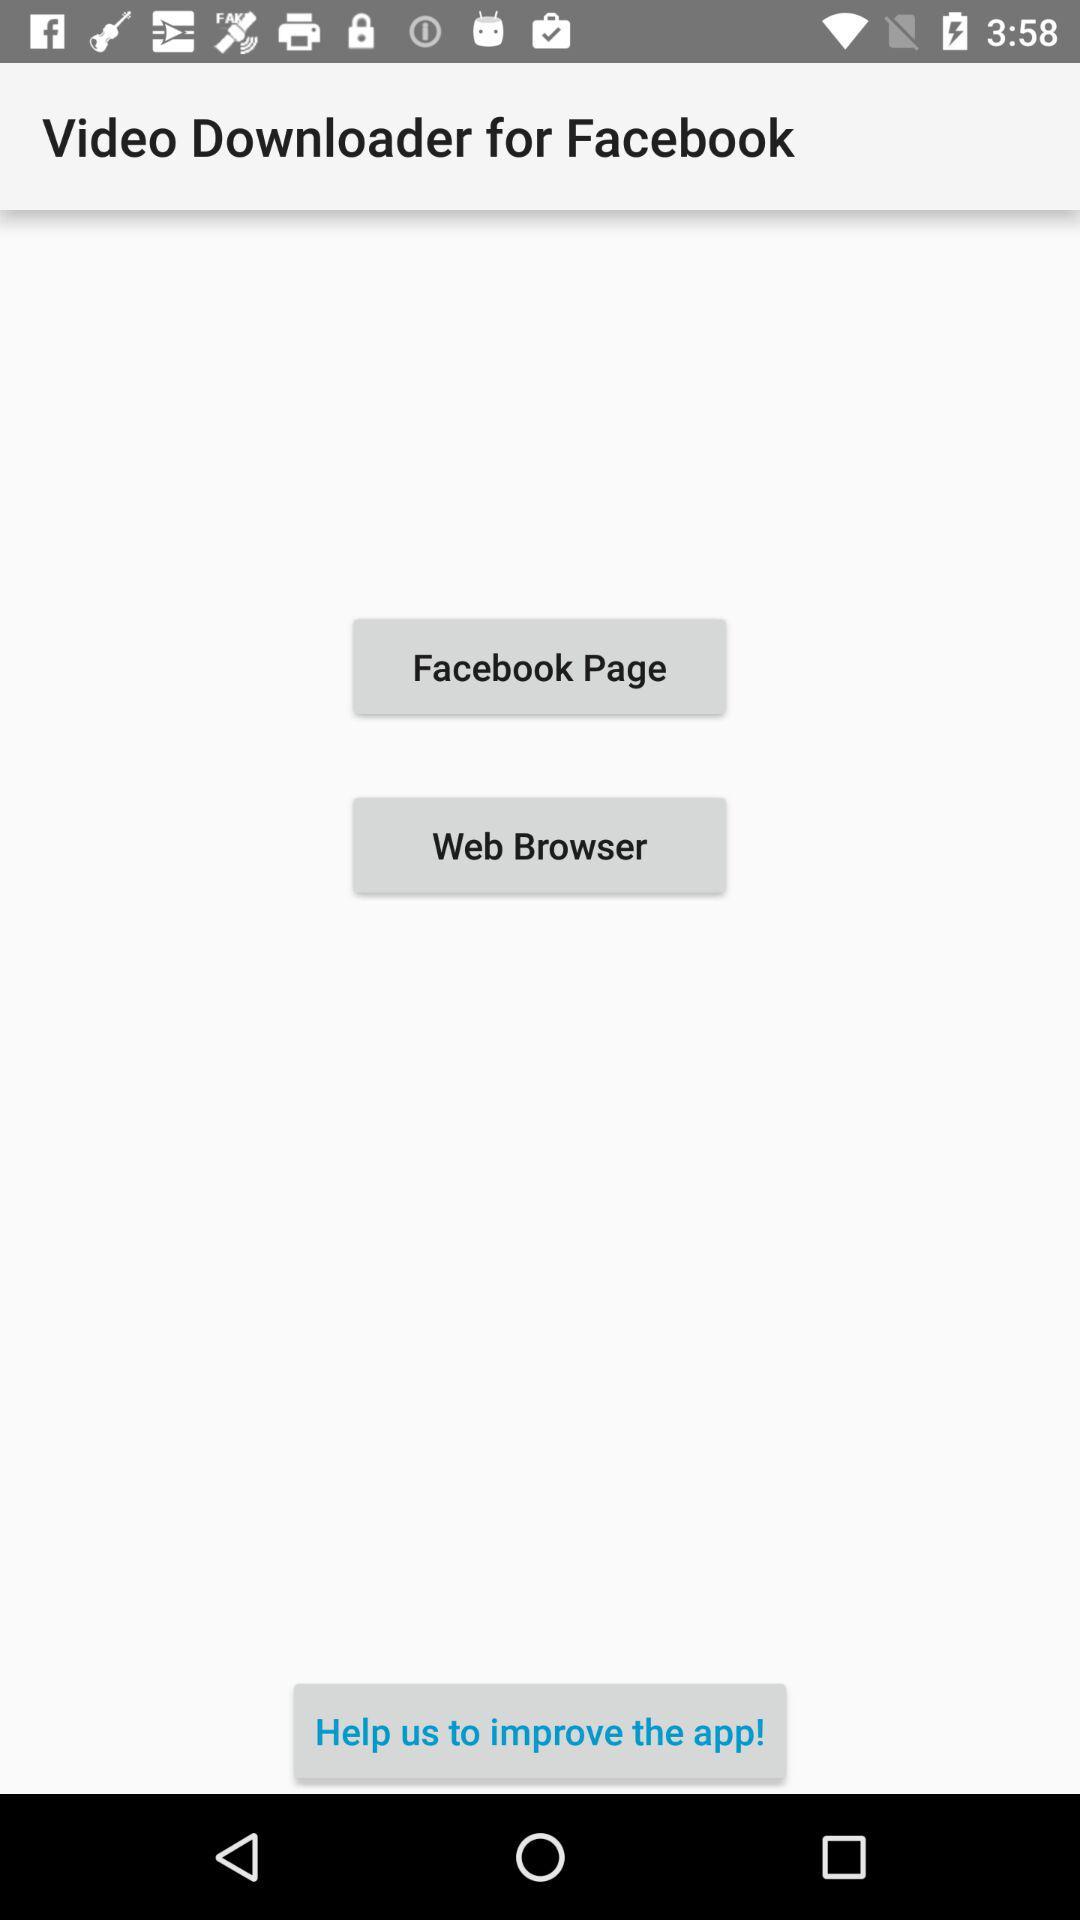 The height and width of the screenshot is (1920, 1080). I want to click on icon below facebook page item, so click(538, 845).